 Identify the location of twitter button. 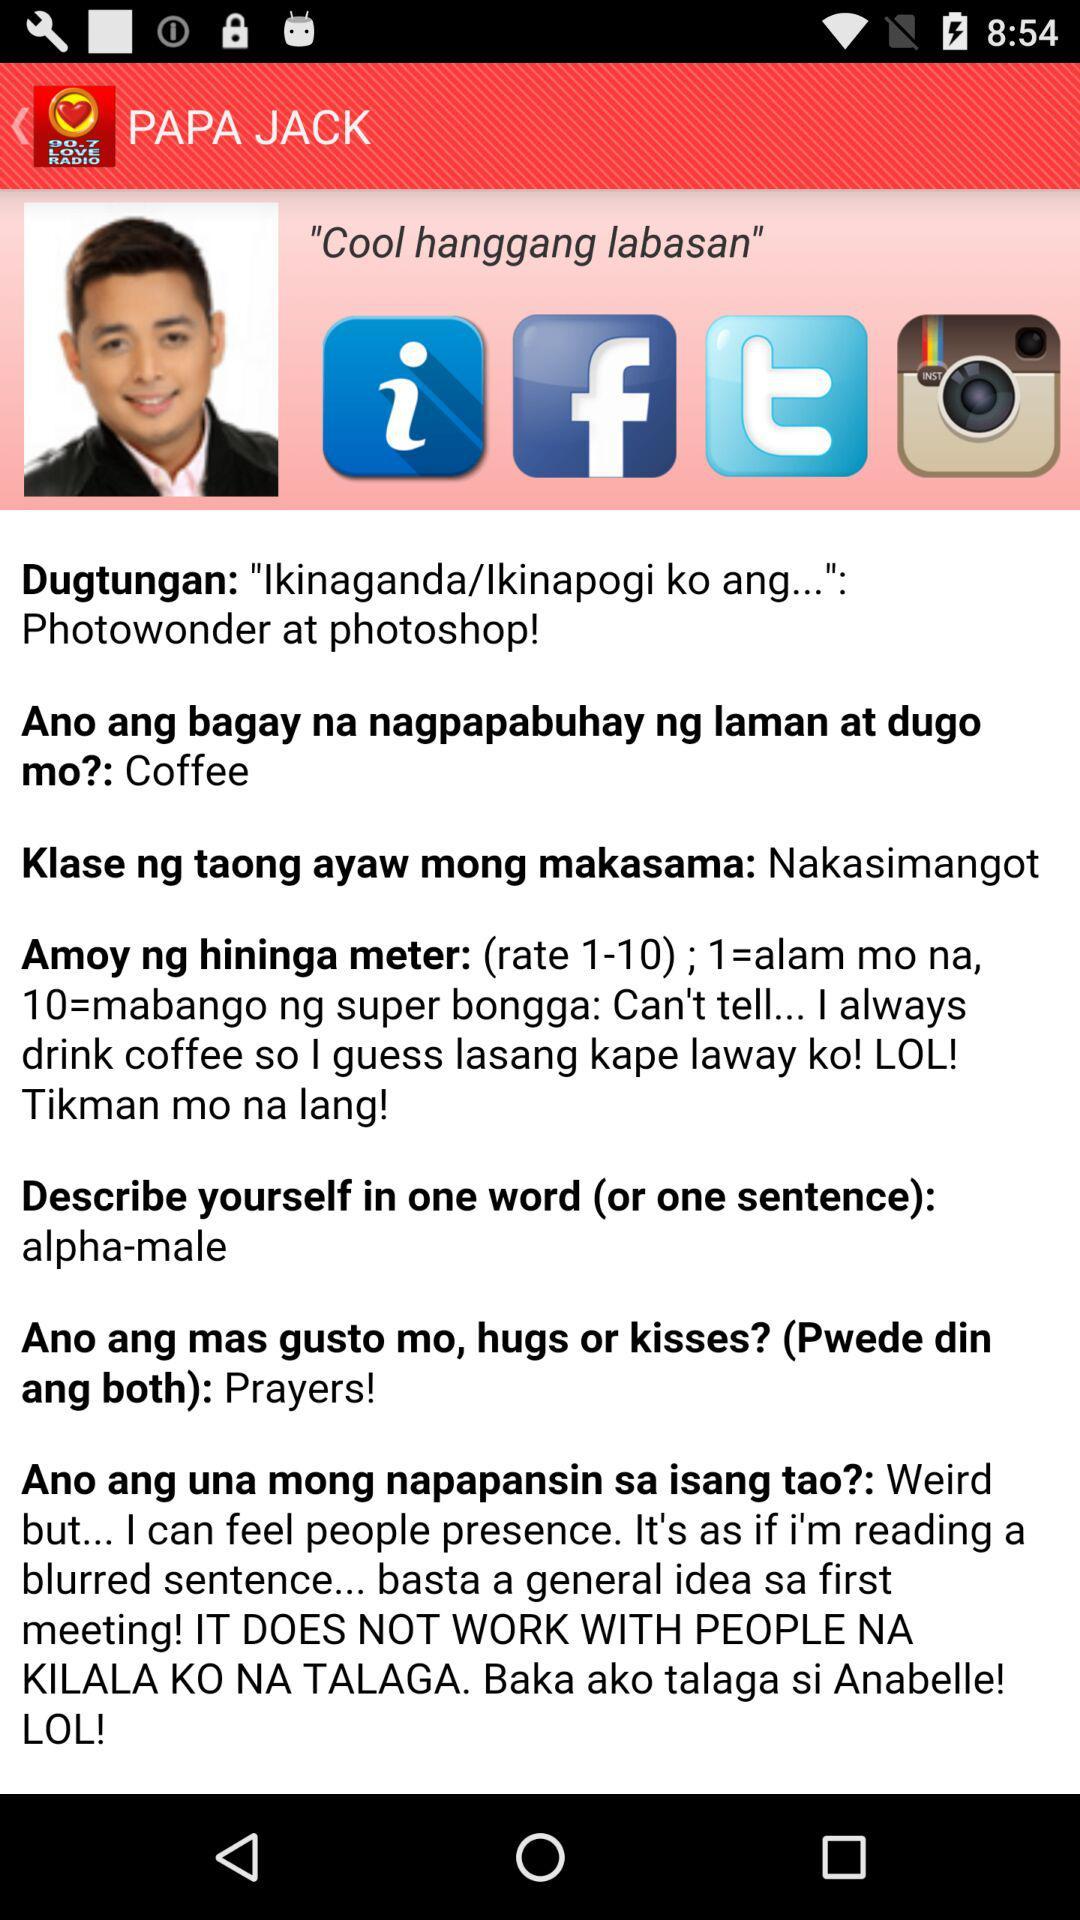
(785, 395).